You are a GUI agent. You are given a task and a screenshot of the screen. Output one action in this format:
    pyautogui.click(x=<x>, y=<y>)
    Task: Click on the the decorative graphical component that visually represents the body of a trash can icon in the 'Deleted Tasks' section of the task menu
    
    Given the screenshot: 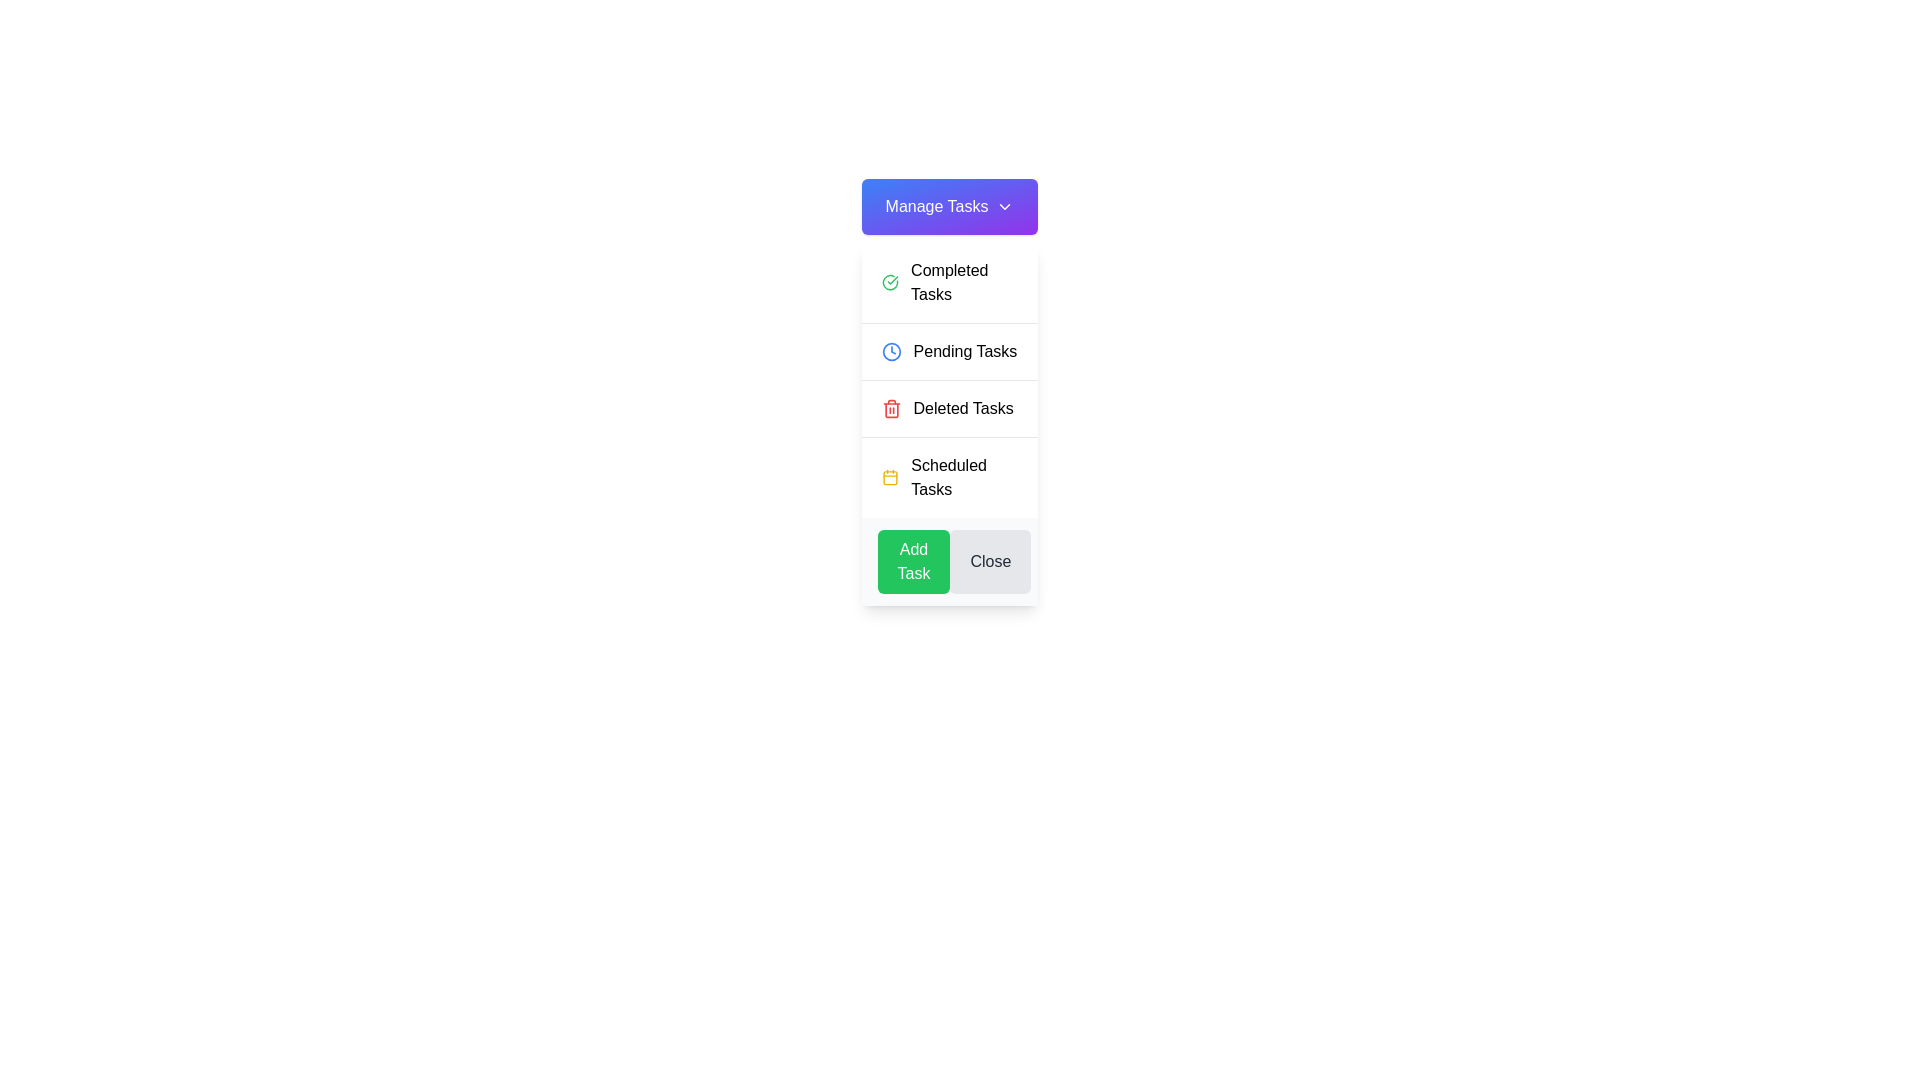 What is the action you would take?
    pyautogui.click(x=890, y=409)
    